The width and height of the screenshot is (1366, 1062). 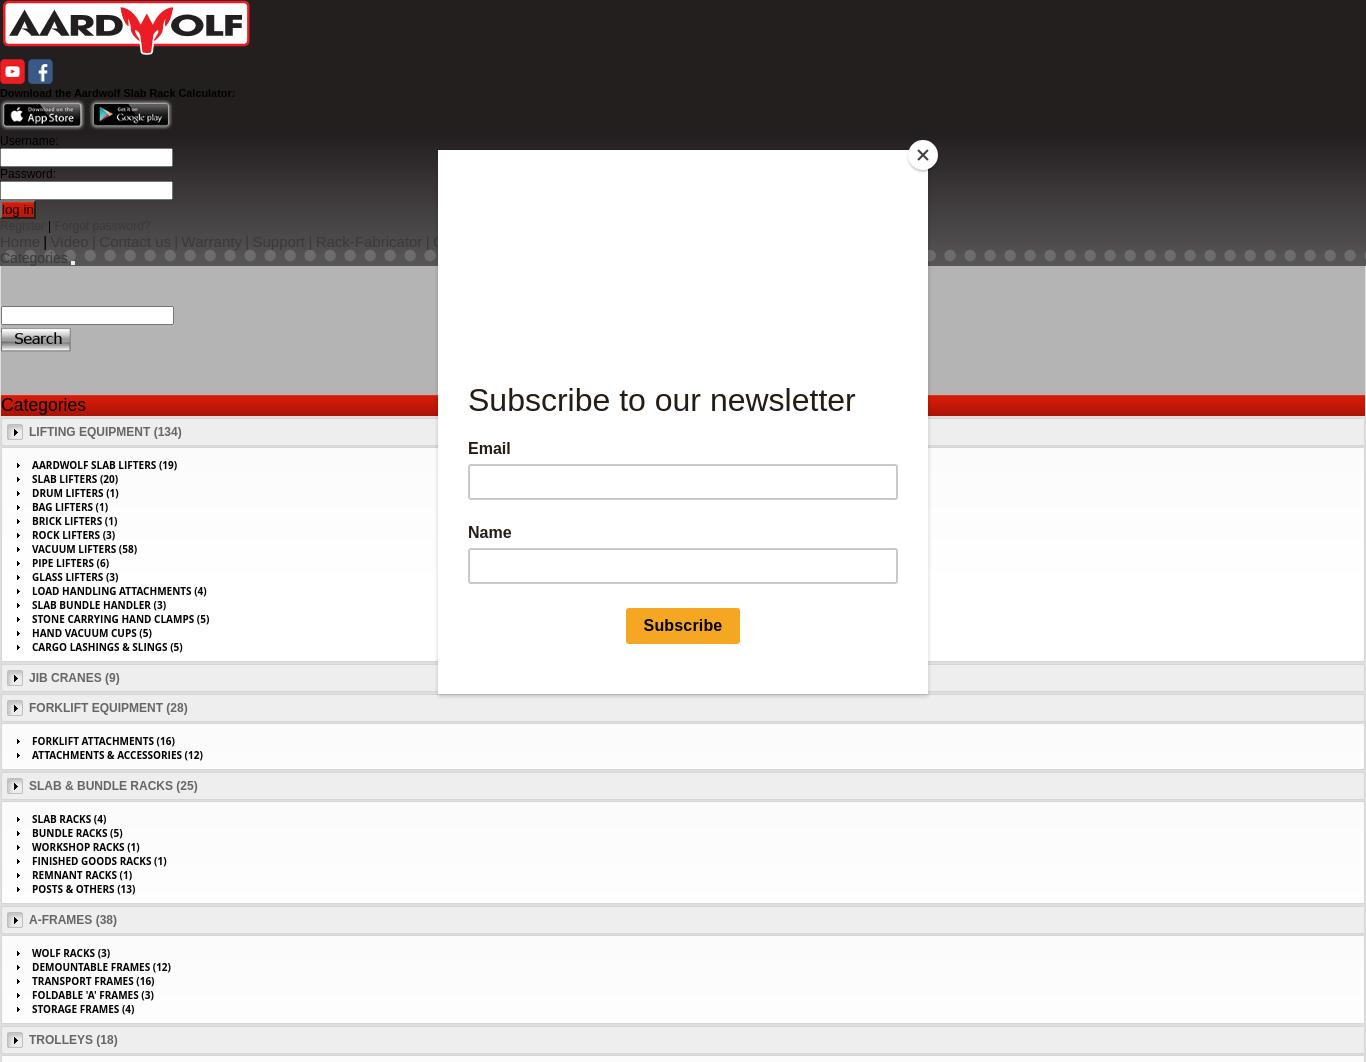 I want to click on 'log in', so click(x=17, y=209).